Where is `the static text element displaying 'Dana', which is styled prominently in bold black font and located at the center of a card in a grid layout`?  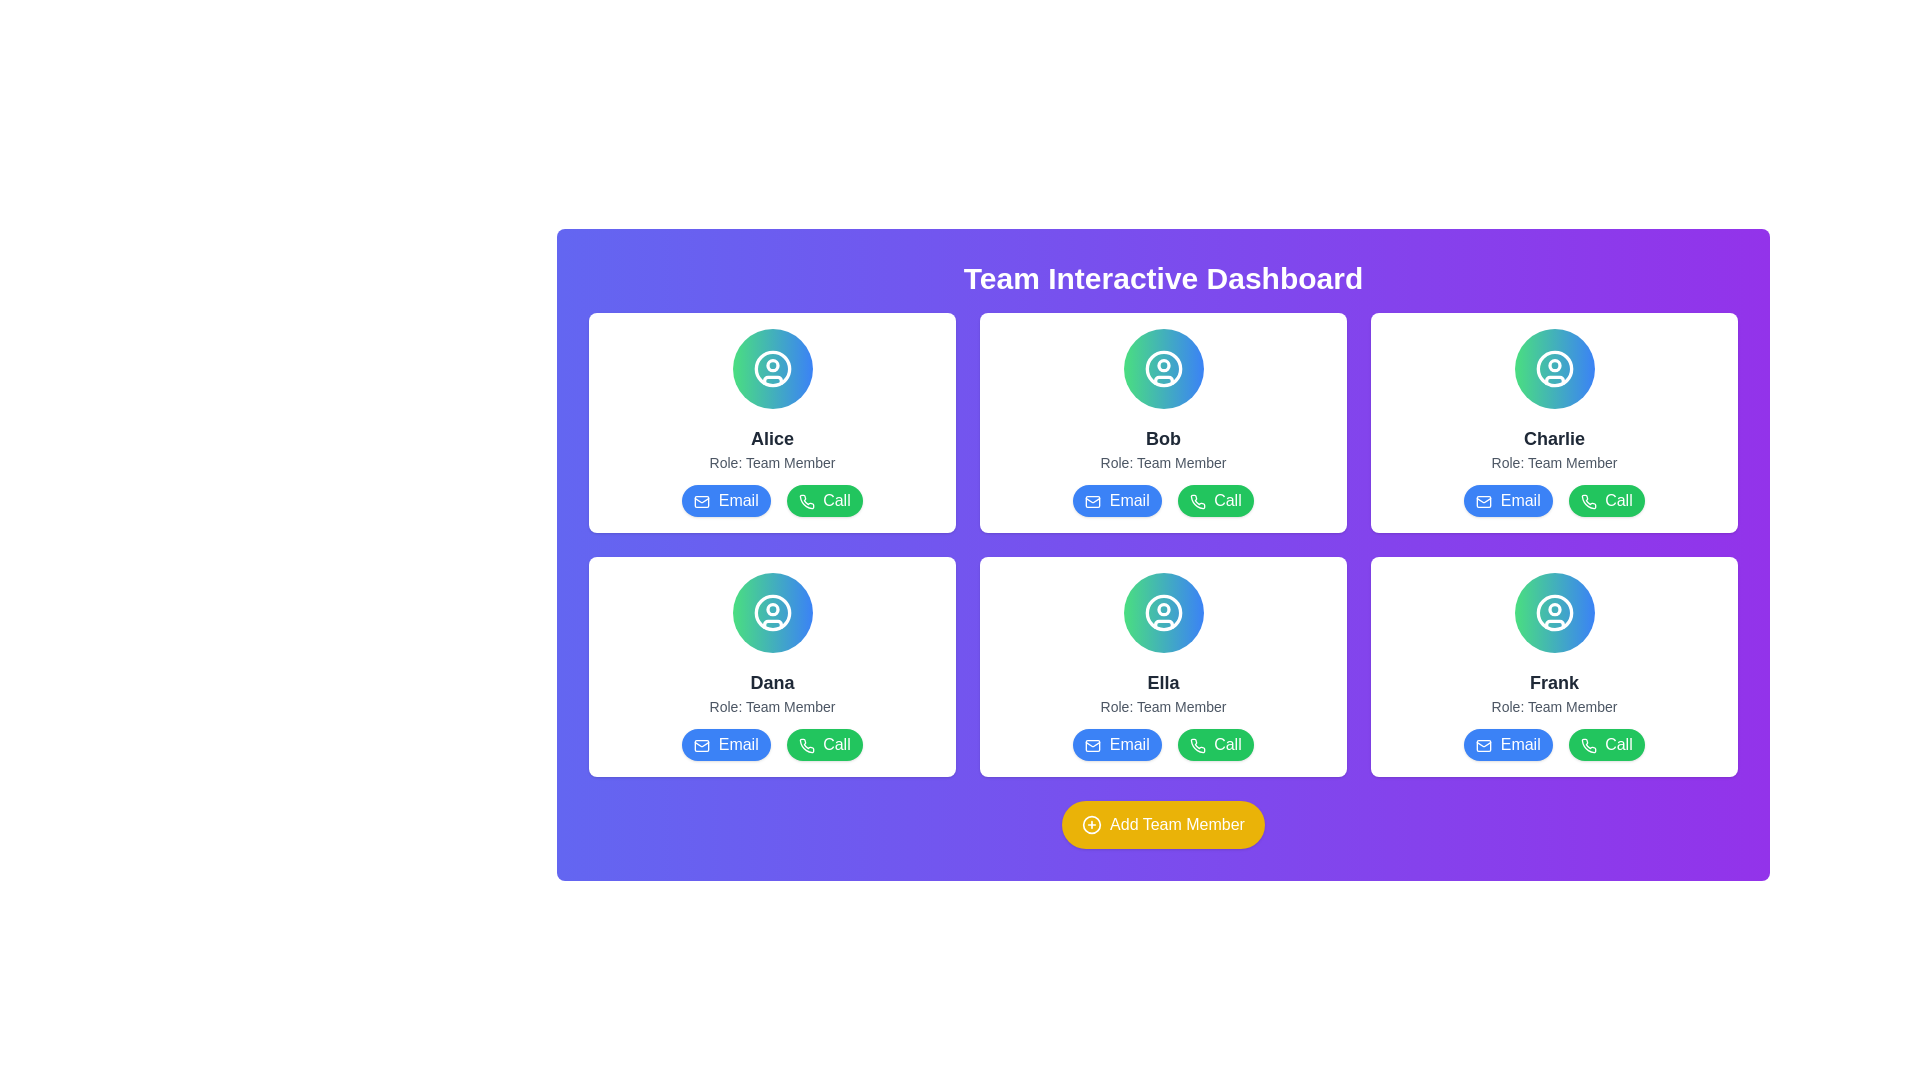
the static text element displaying 'Dana', which is styled prominently in bold black font and located at the center of a card in a grid layout is located at coordinates (771, 681).